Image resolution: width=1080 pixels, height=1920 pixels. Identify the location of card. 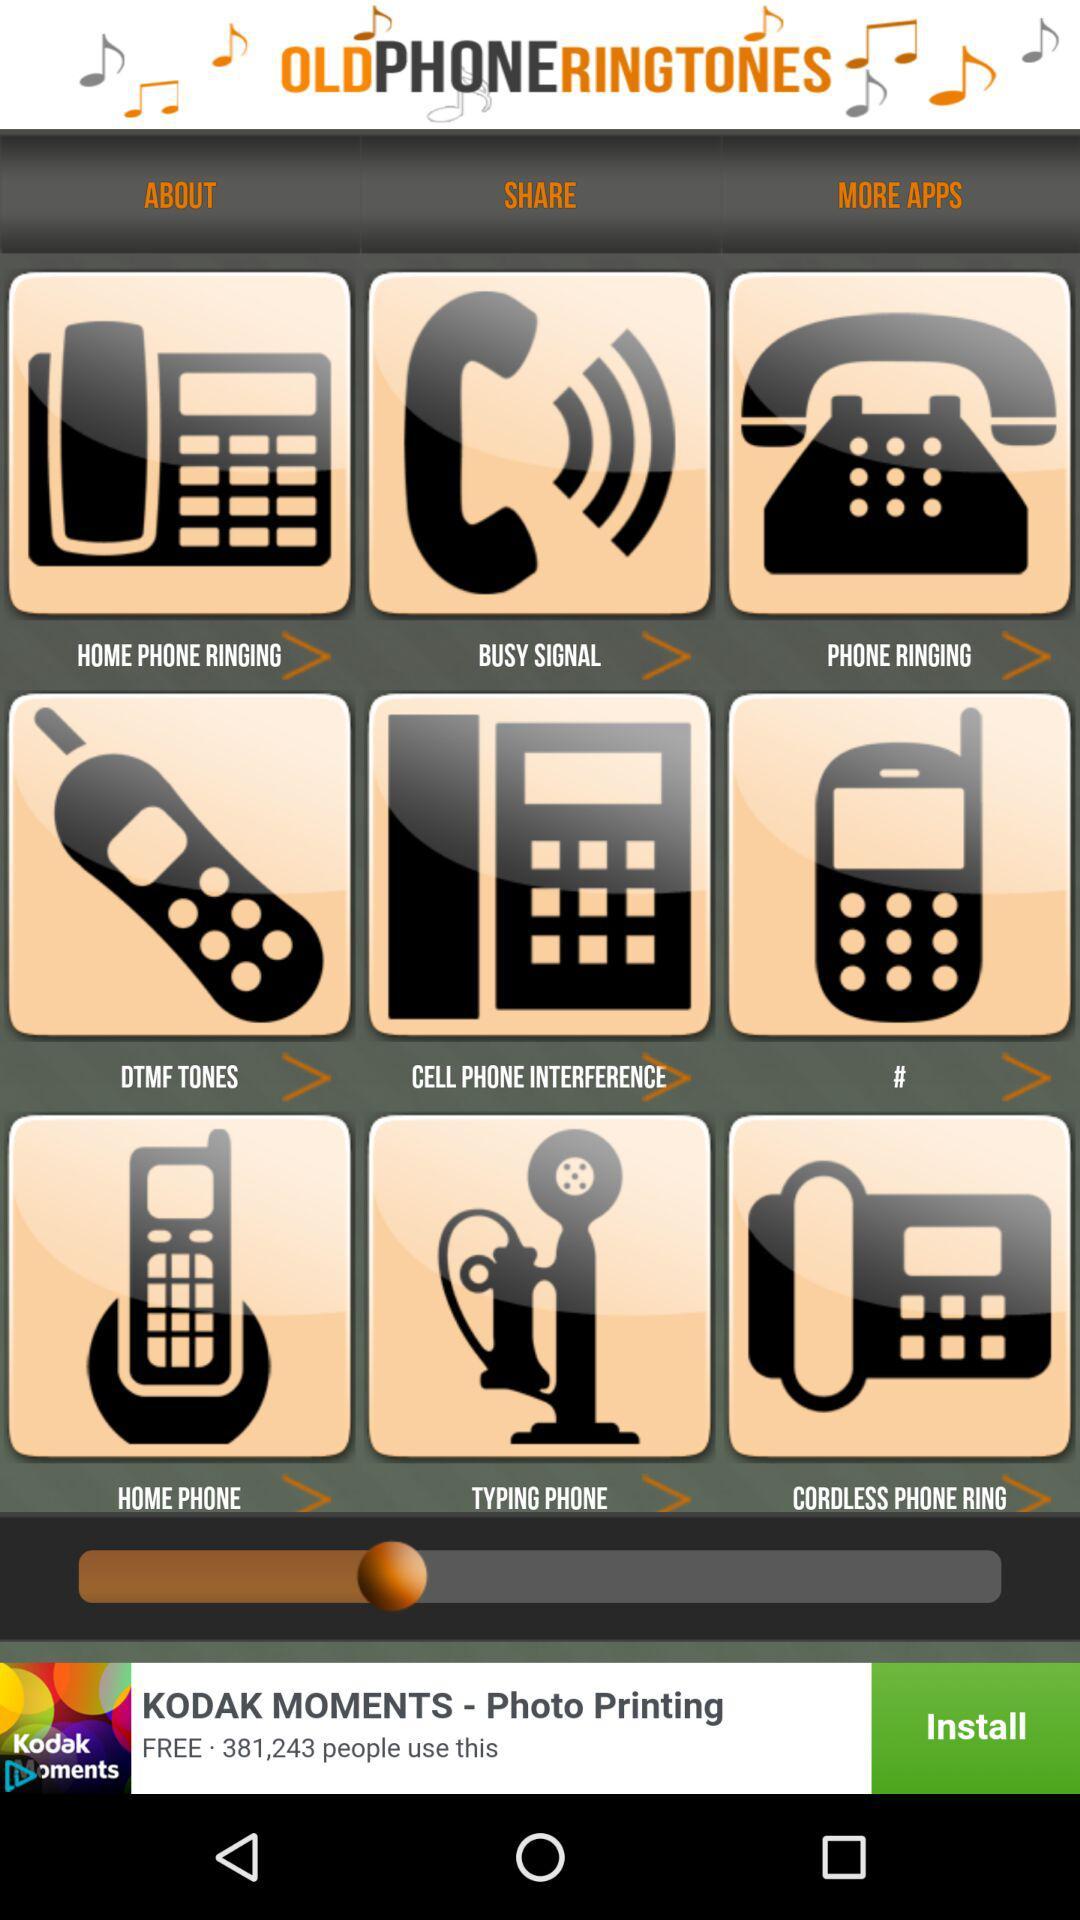
(1026, 1487).